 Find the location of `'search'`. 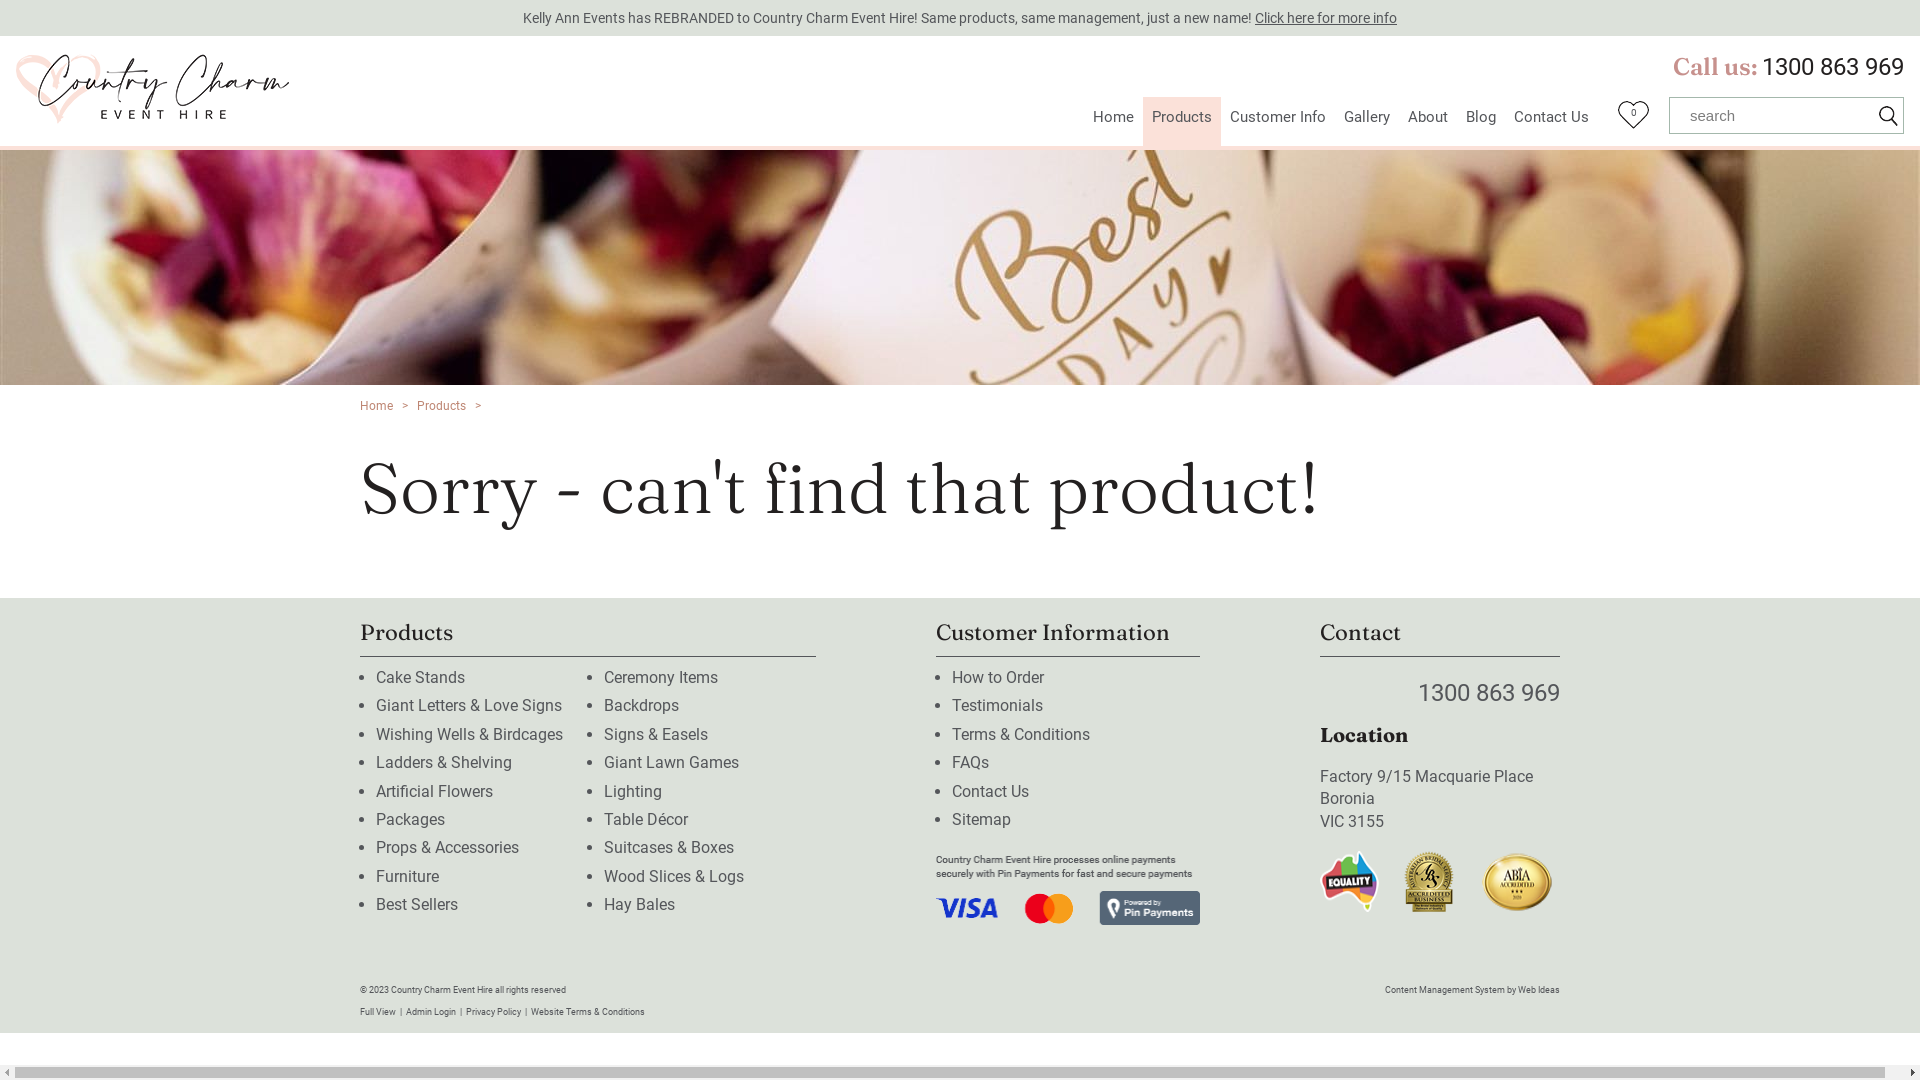

'search' is located at coordinates (1771, 115).